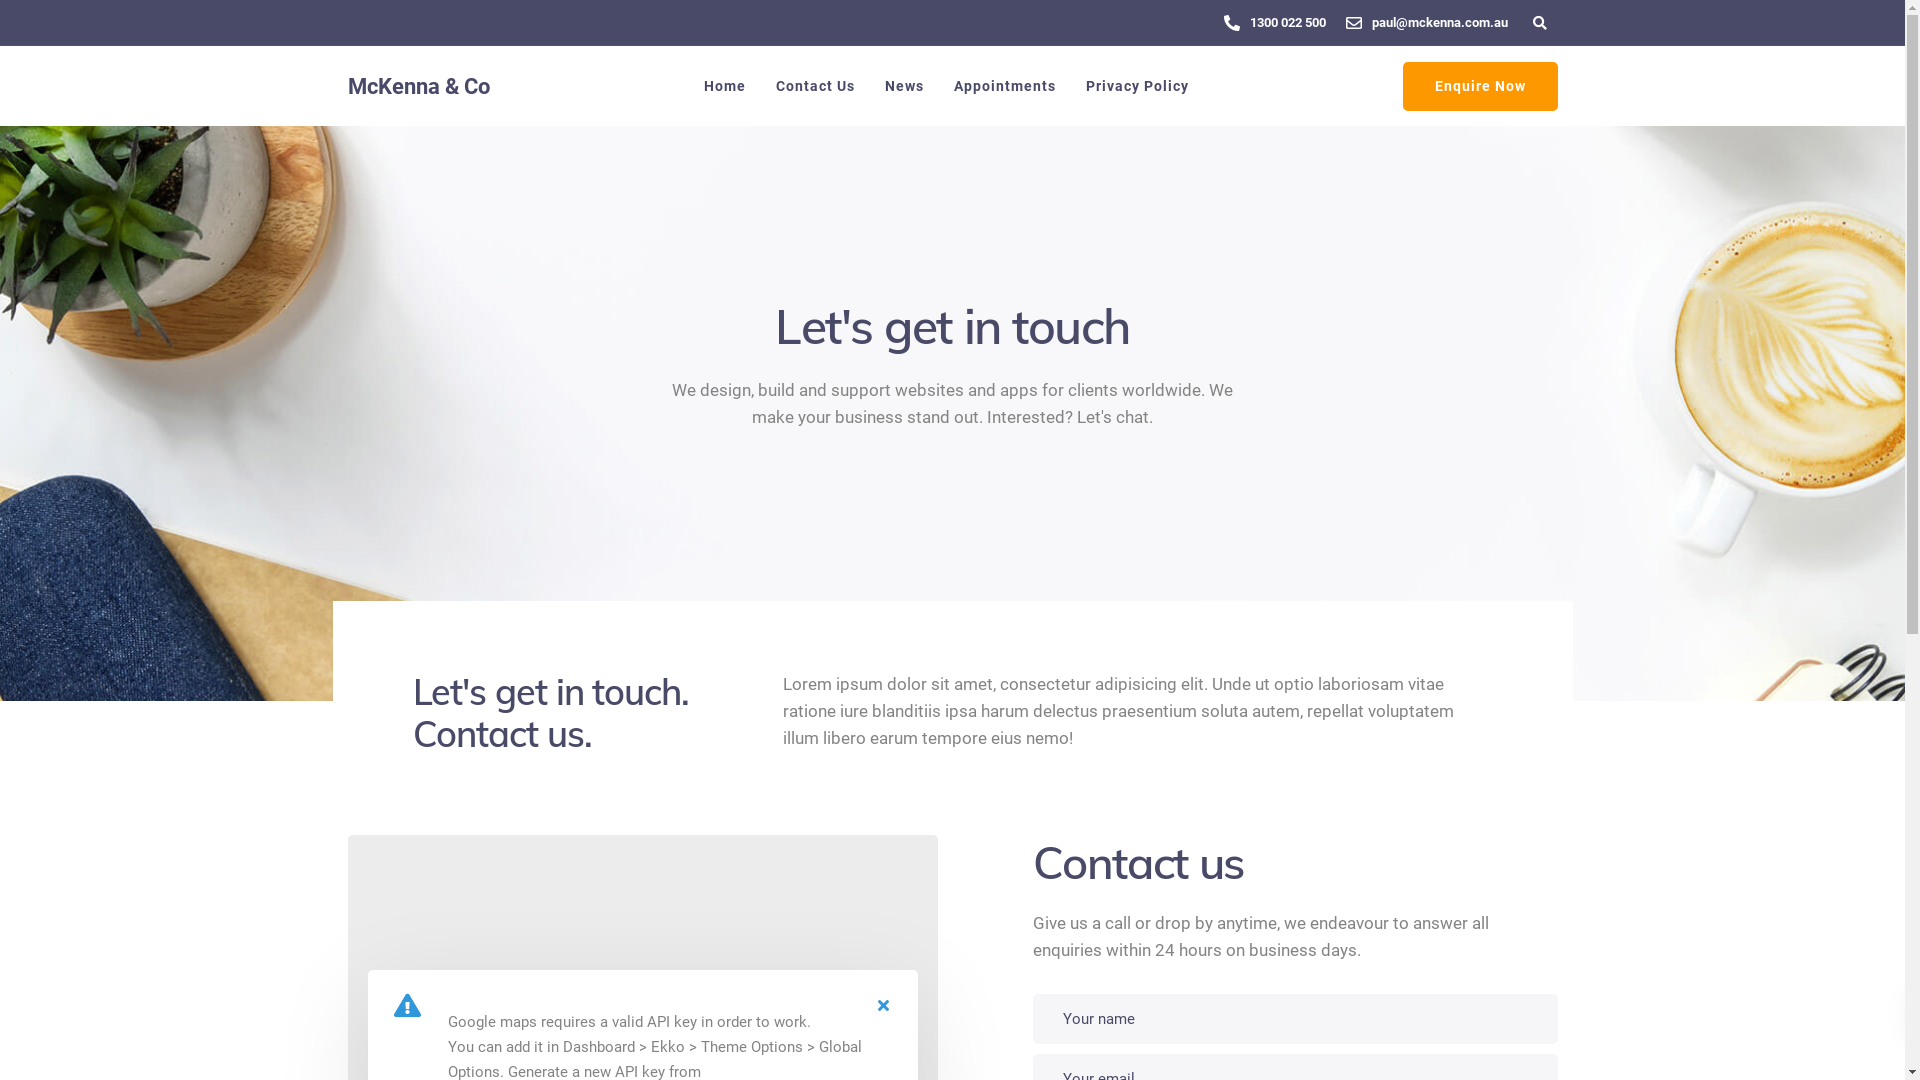 The height and width of the screenshot is (1080, 1920). I want to click on 'McKenna & Co', so click(417, 85).